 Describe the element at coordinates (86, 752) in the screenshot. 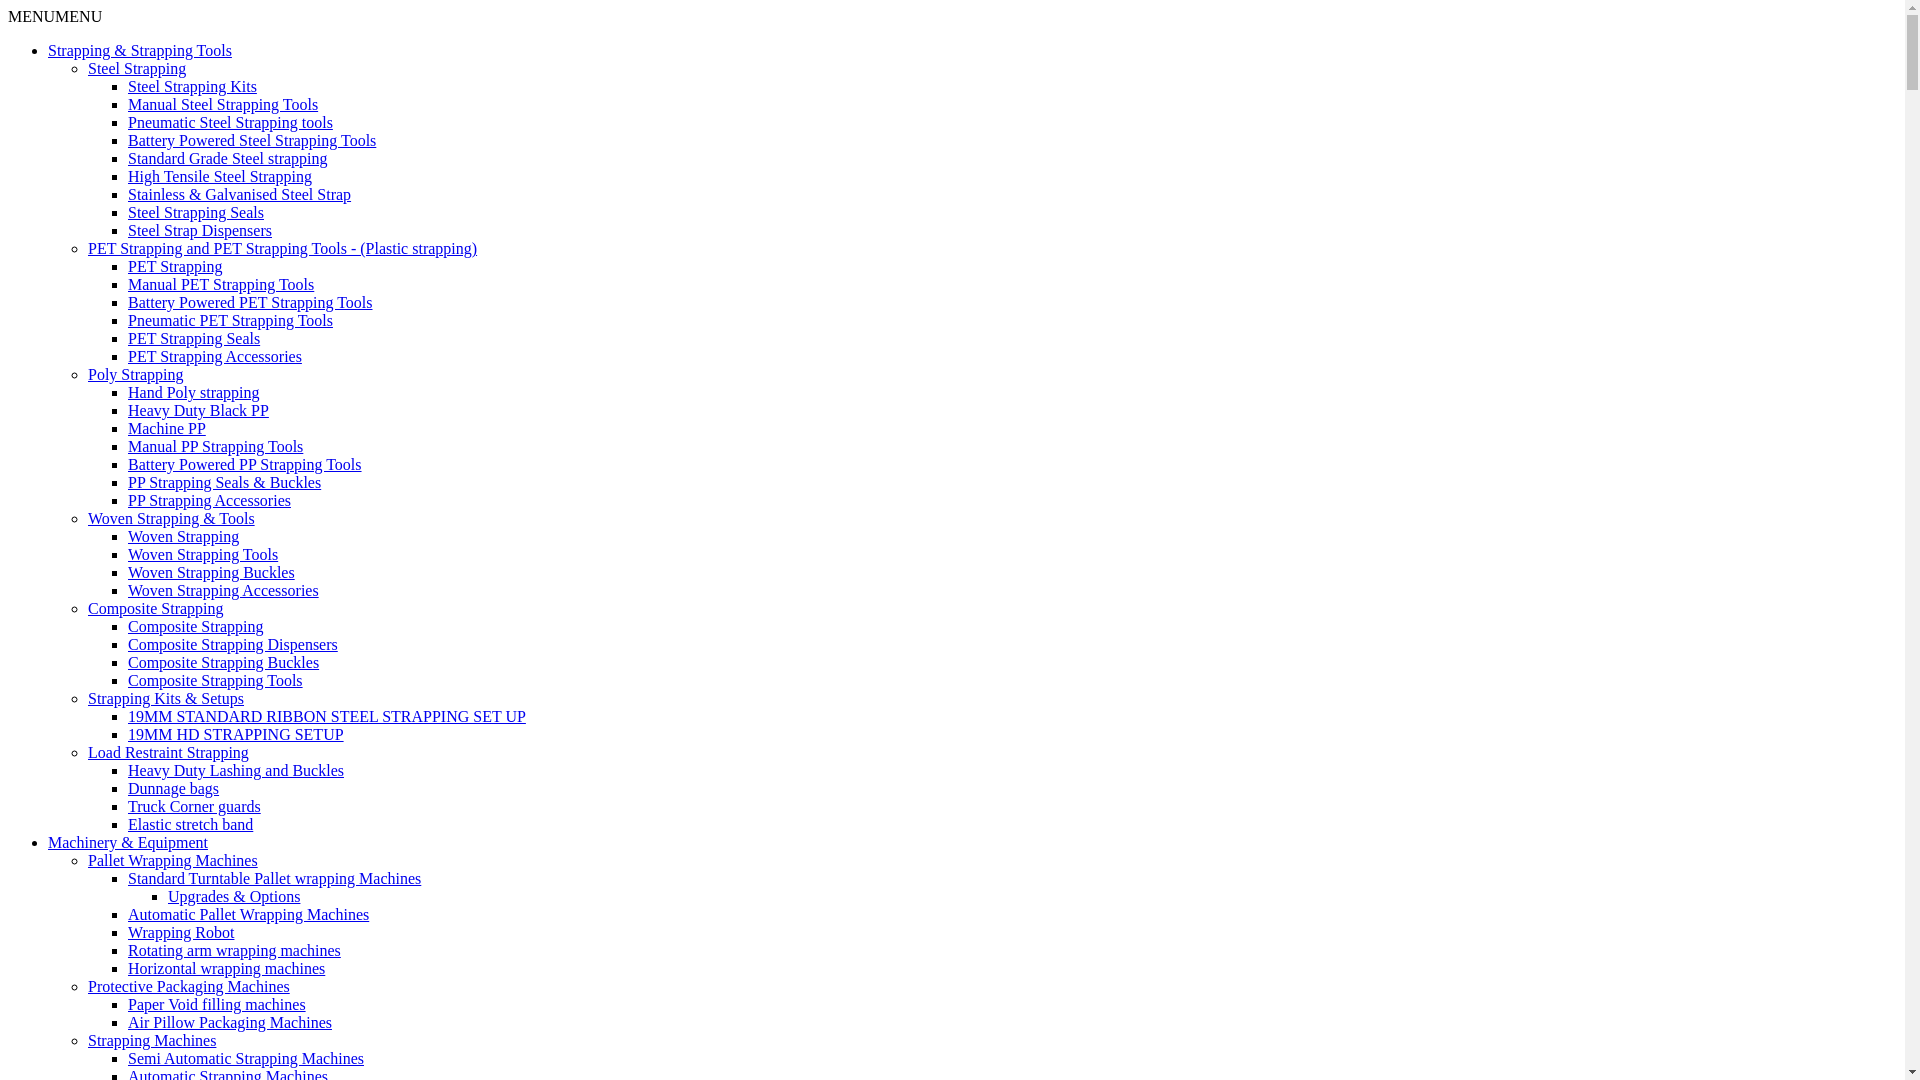

I see `'Load Restraint Strapping'` at that location.